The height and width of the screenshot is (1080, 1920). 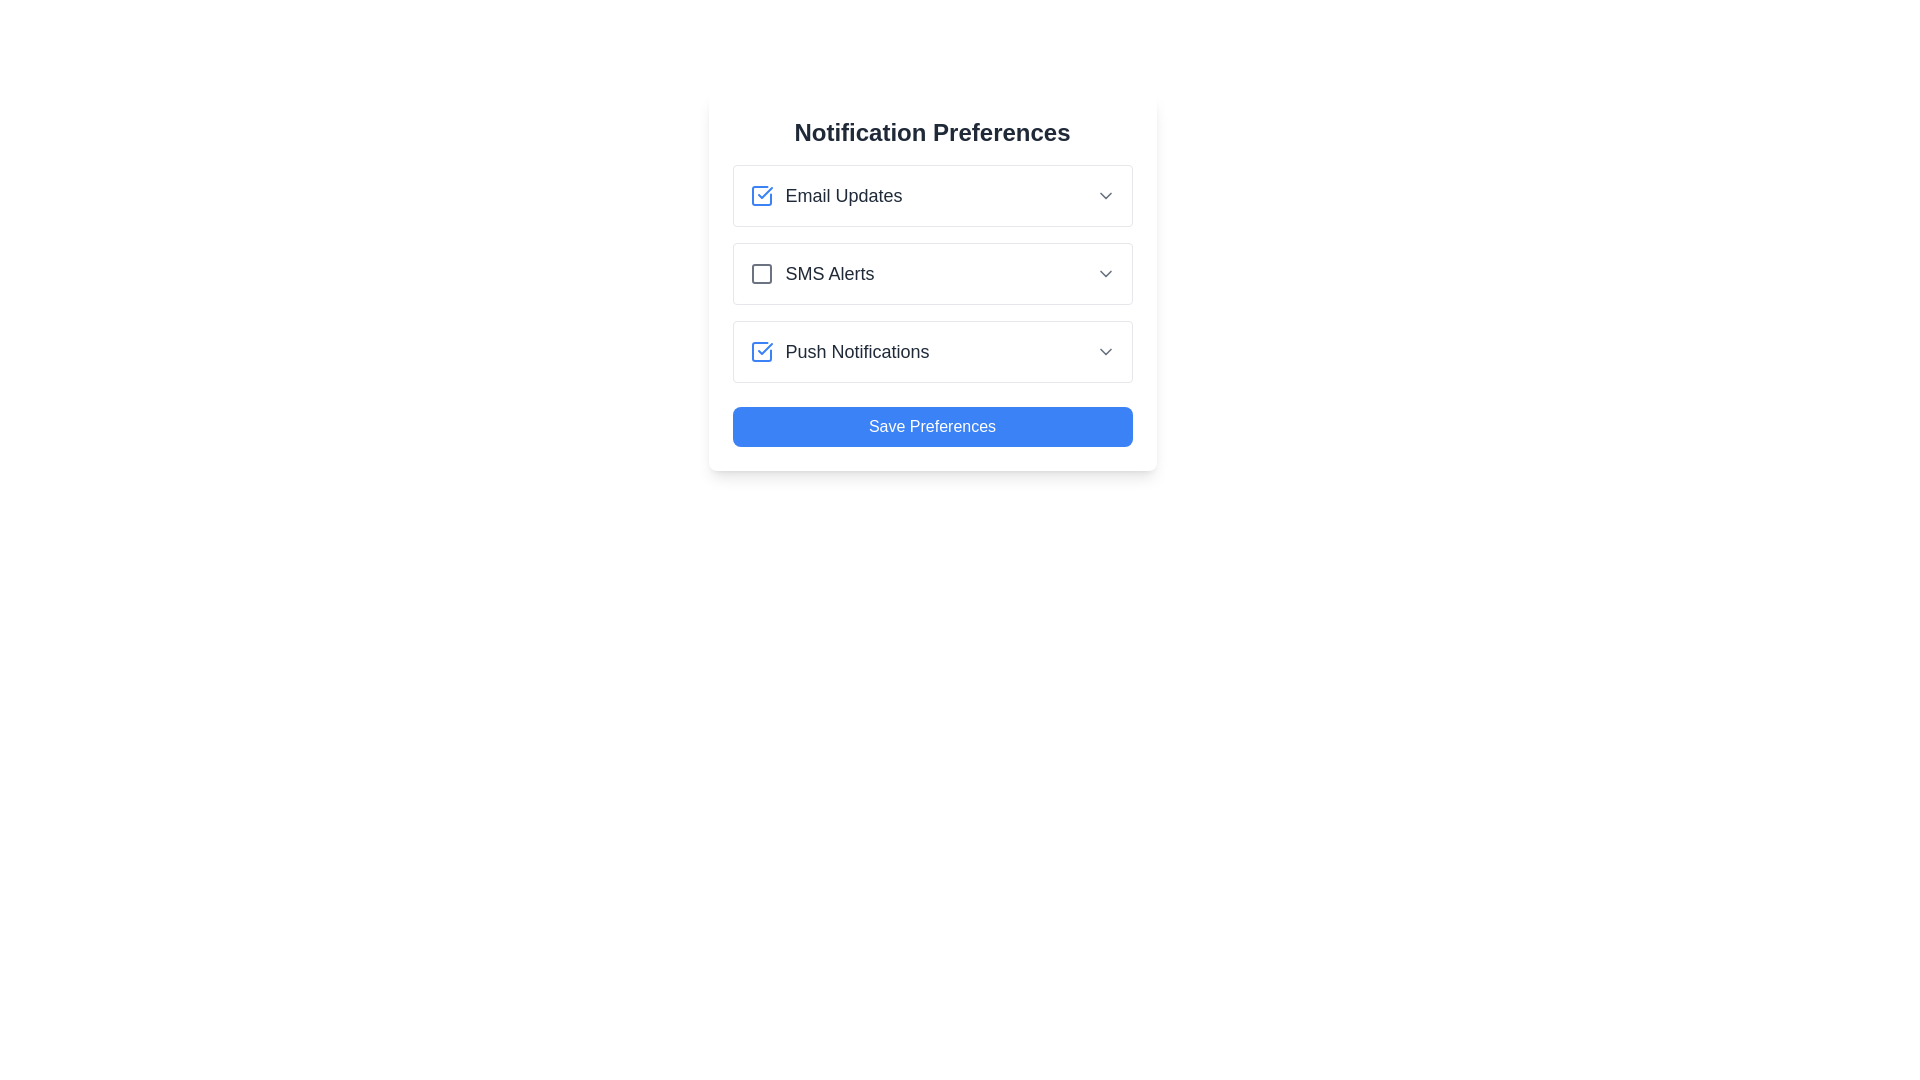 I want to click on text displayed in the 'Email Updates' label, which is a large dark gray text adjacent to a checkbox in the notification preferences list, so click(x=844, y=196).